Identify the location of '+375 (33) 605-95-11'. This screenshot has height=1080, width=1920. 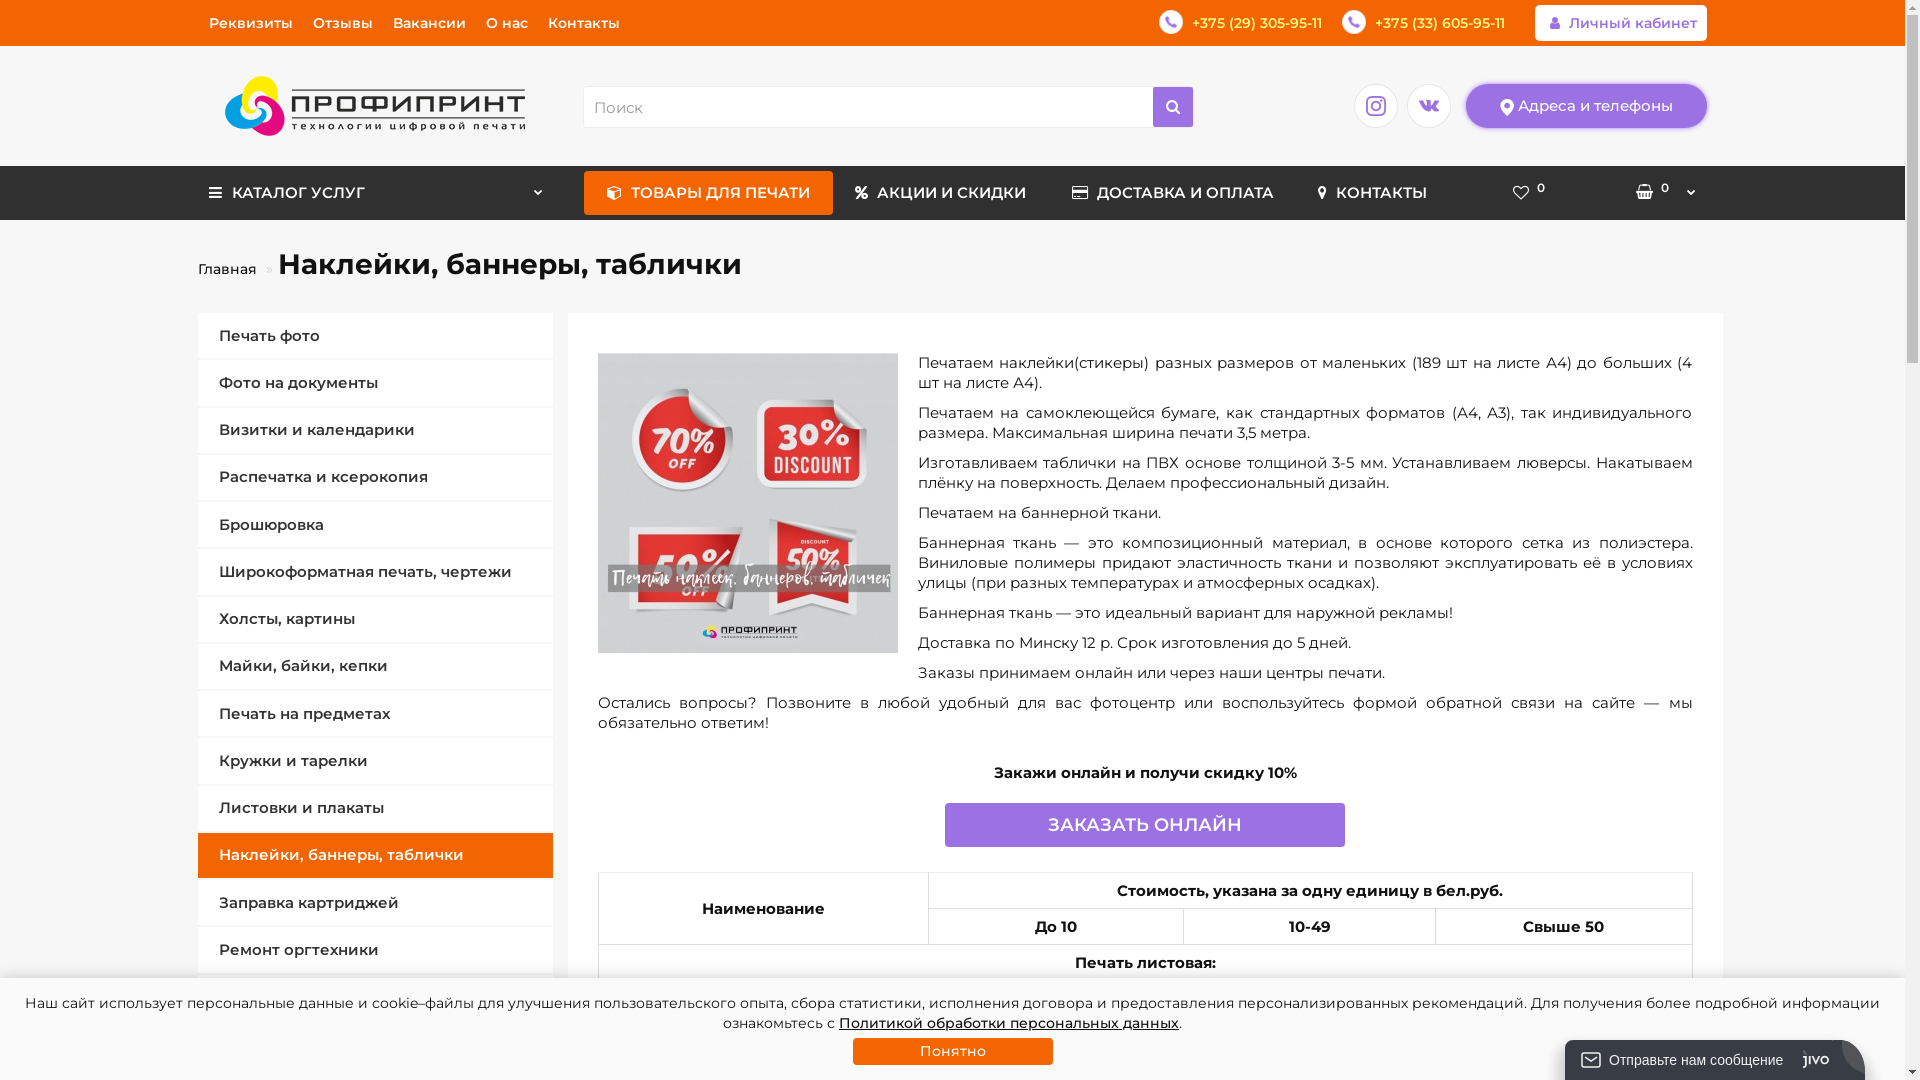
(1422, 23).